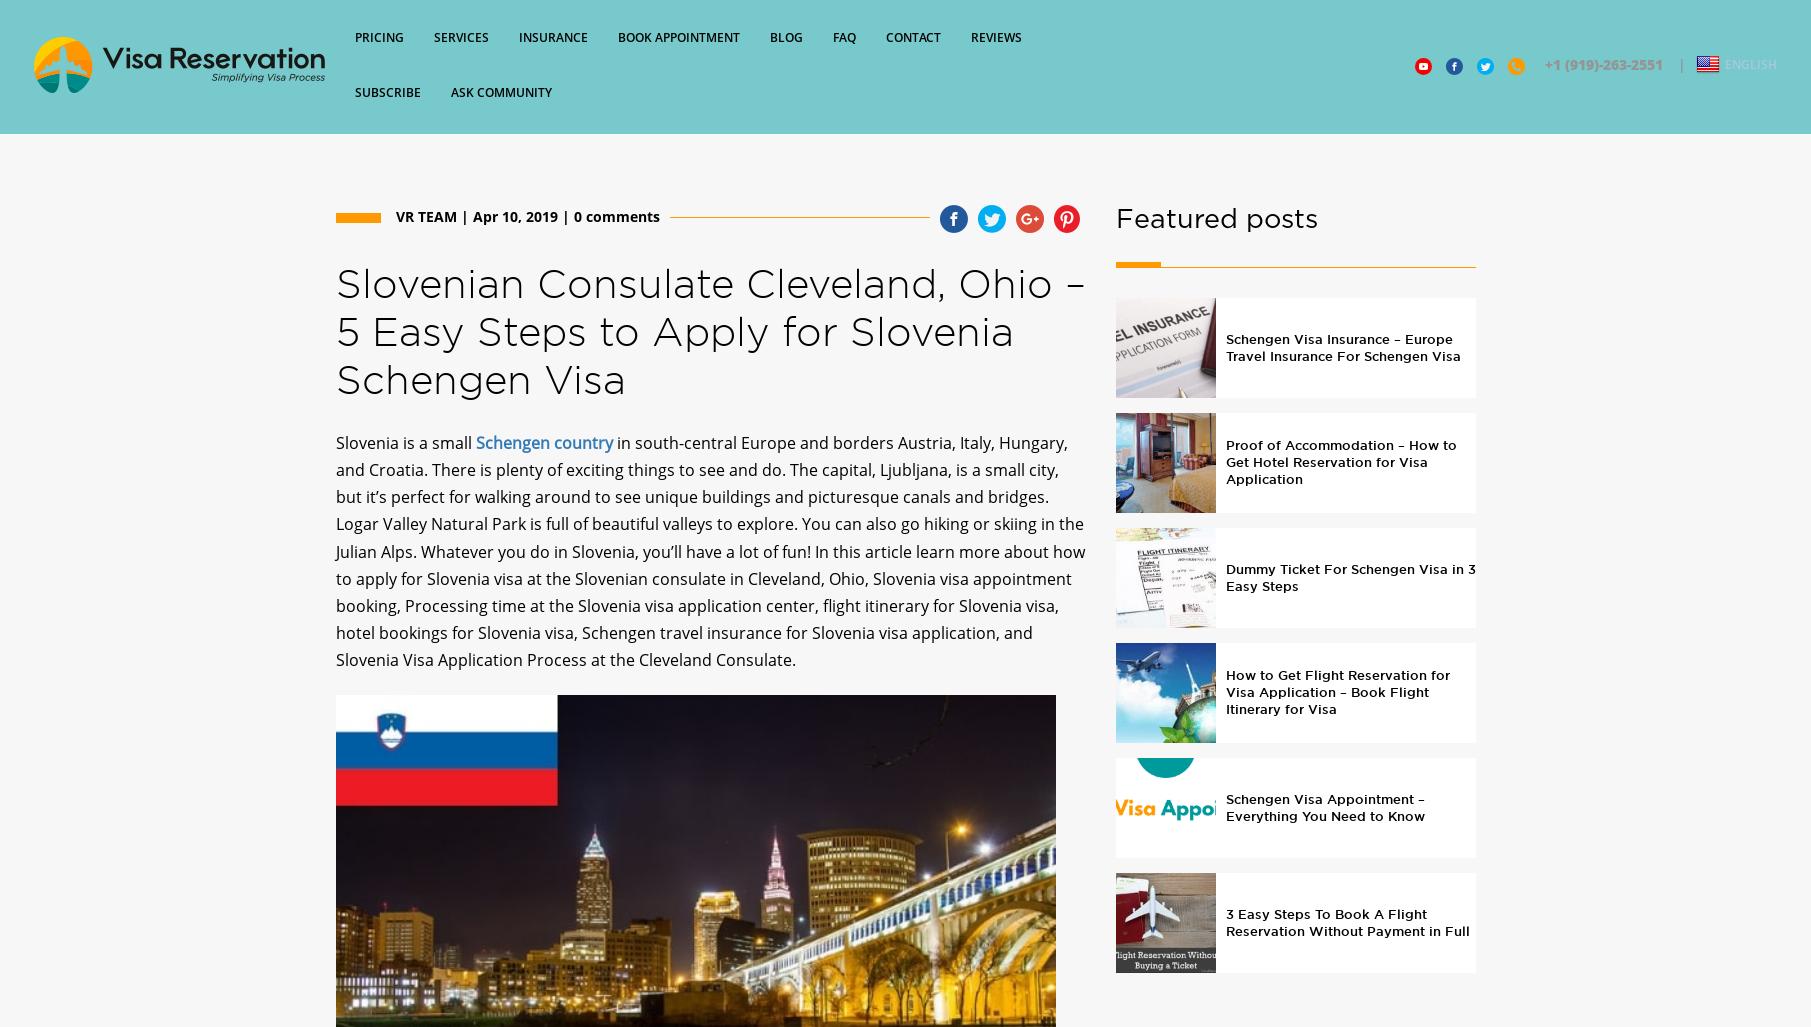 The image size is (1811, 1027). Describe the element at coordinates (1535, 73) in the screenshot. I see `'+1 (919)-263-2551'` at that location.